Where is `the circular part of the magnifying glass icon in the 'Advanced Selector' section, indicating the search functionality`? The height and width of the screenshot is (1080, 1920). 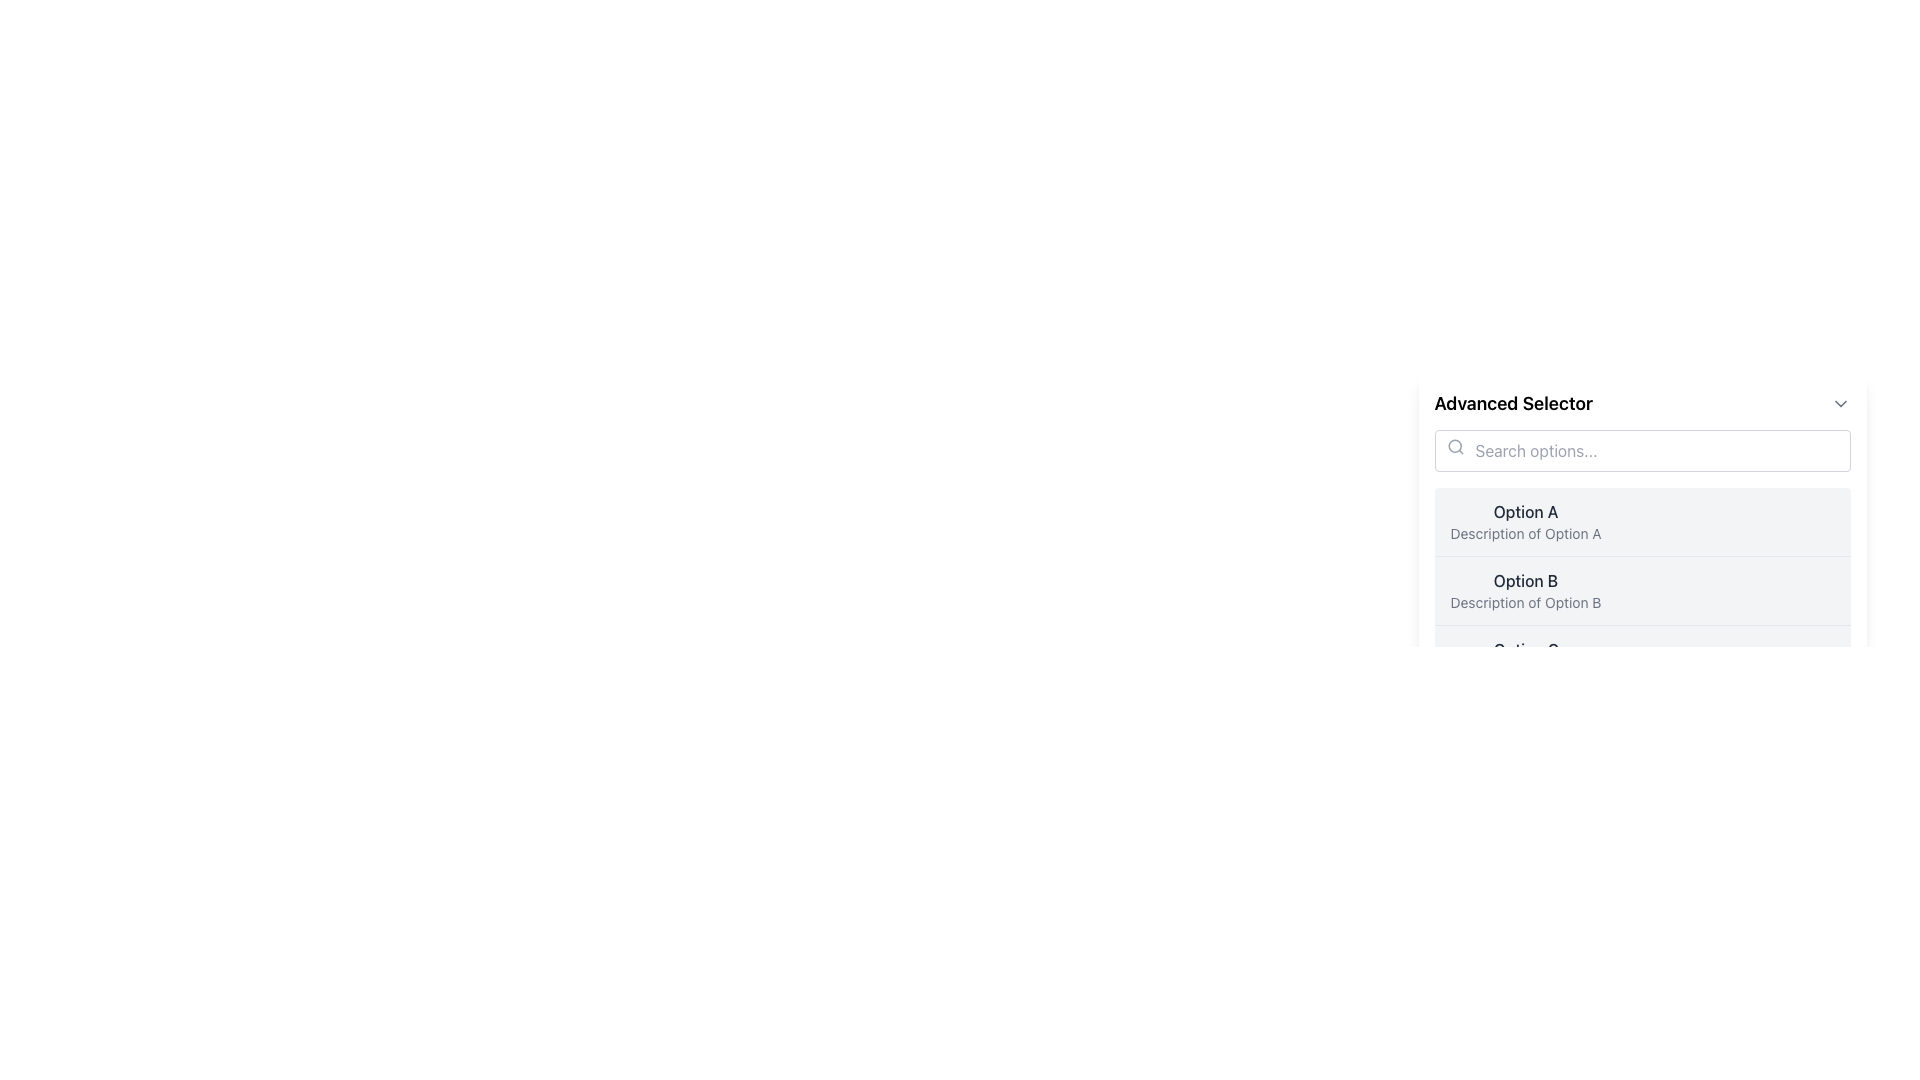 the circular part of the magnifying glass icon in the 'Advanced Selector' section, indicating the search functionality is located at coordinates (1454, 445).